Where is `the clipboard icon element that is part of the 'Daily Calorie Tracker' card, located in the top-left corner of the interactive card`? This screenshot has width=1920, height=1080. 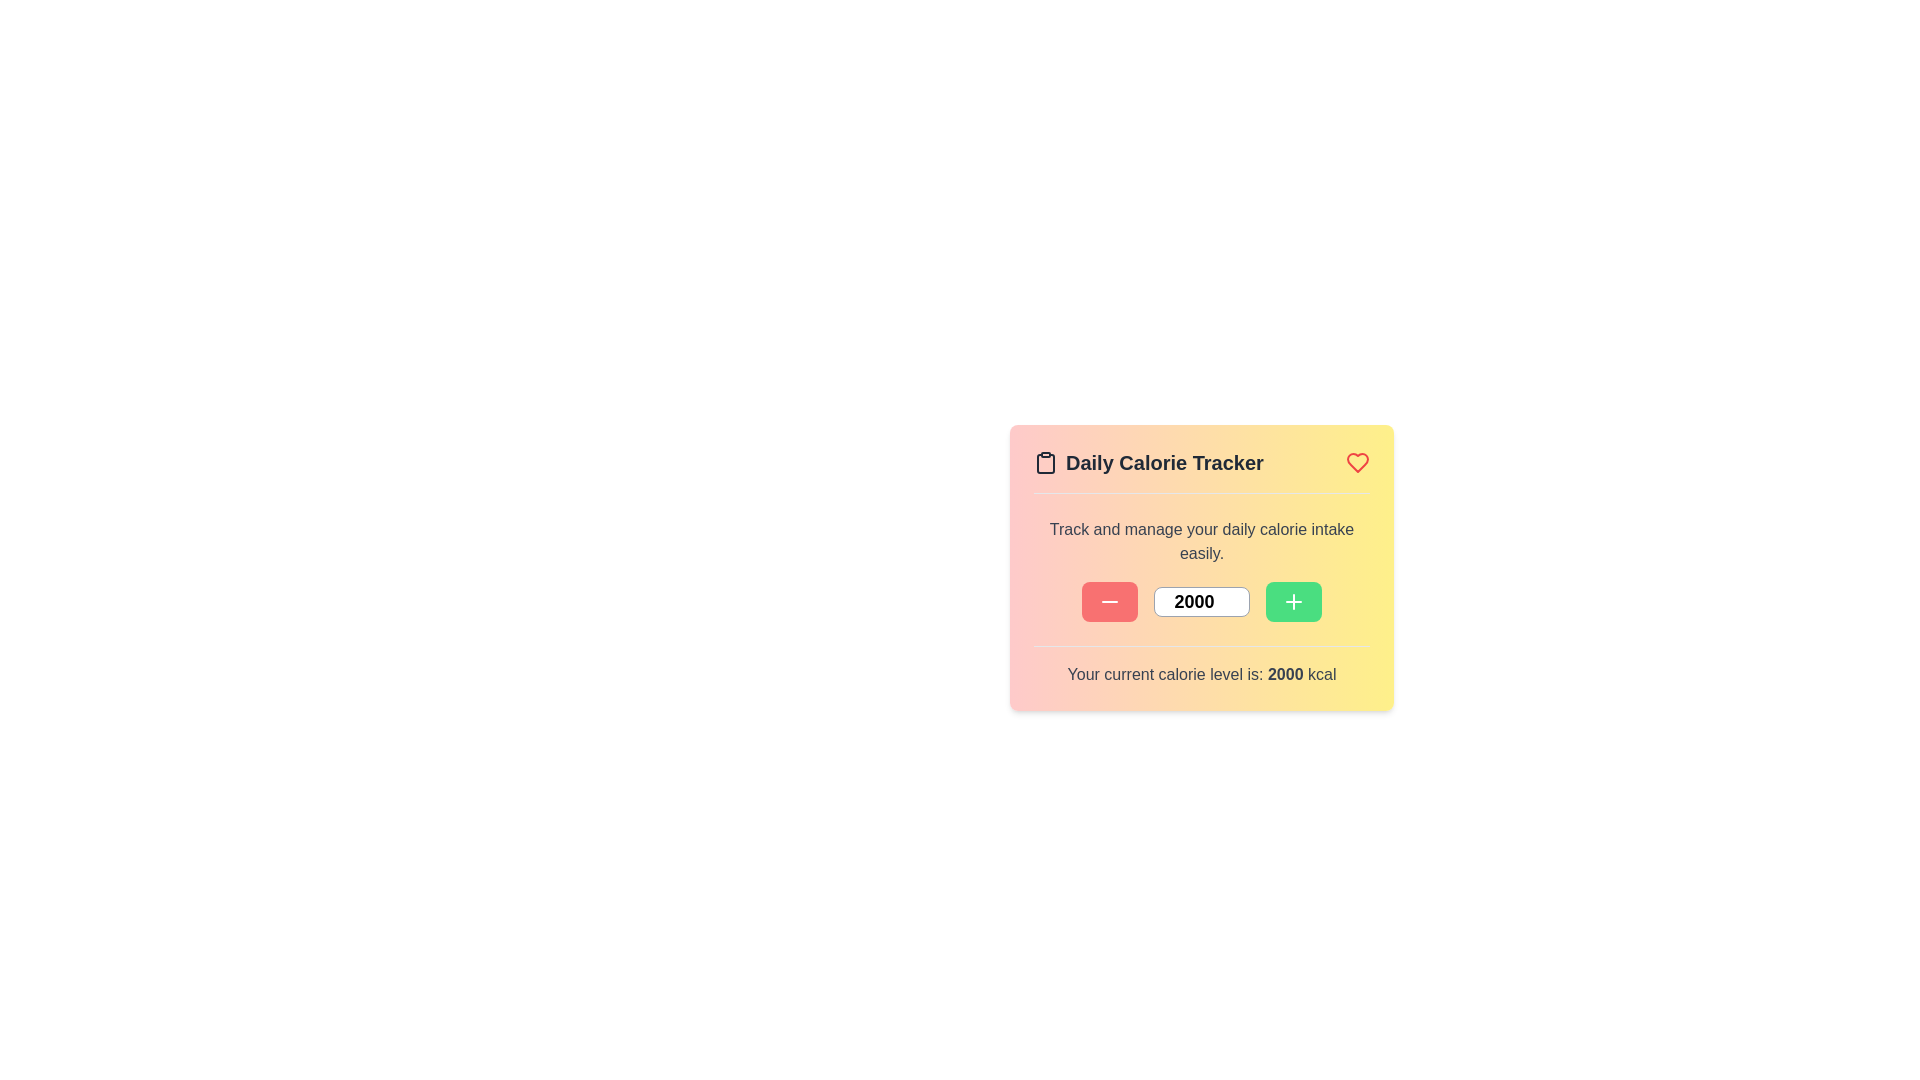
the clipboard icon element that is part of the 'Daily Calorie Tracker' card, located in the top-left corner of the interactive card is located at coordinates (1045, 463).